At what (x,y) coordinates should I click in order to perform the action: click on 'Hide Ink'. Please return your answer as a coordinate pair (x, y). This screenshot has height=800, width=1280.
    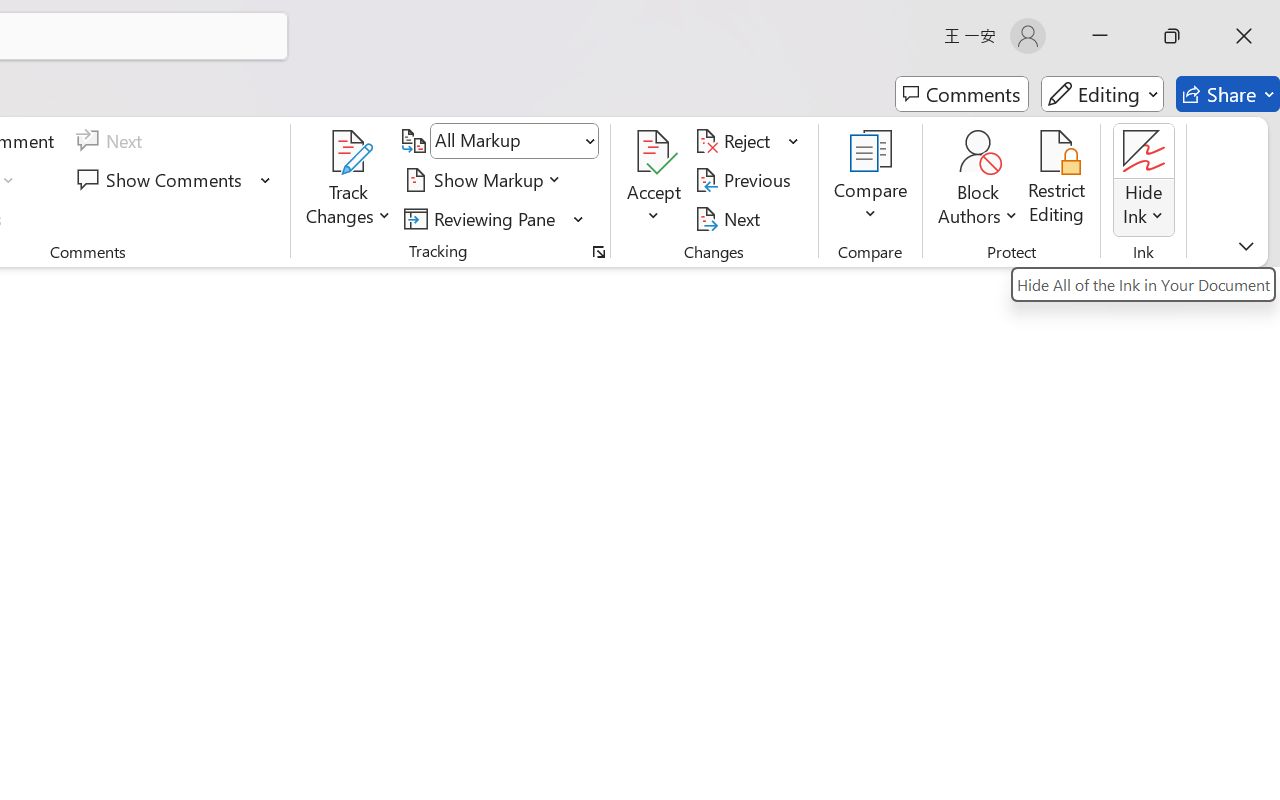
    Looking at the image, I should click on (1144, 151).